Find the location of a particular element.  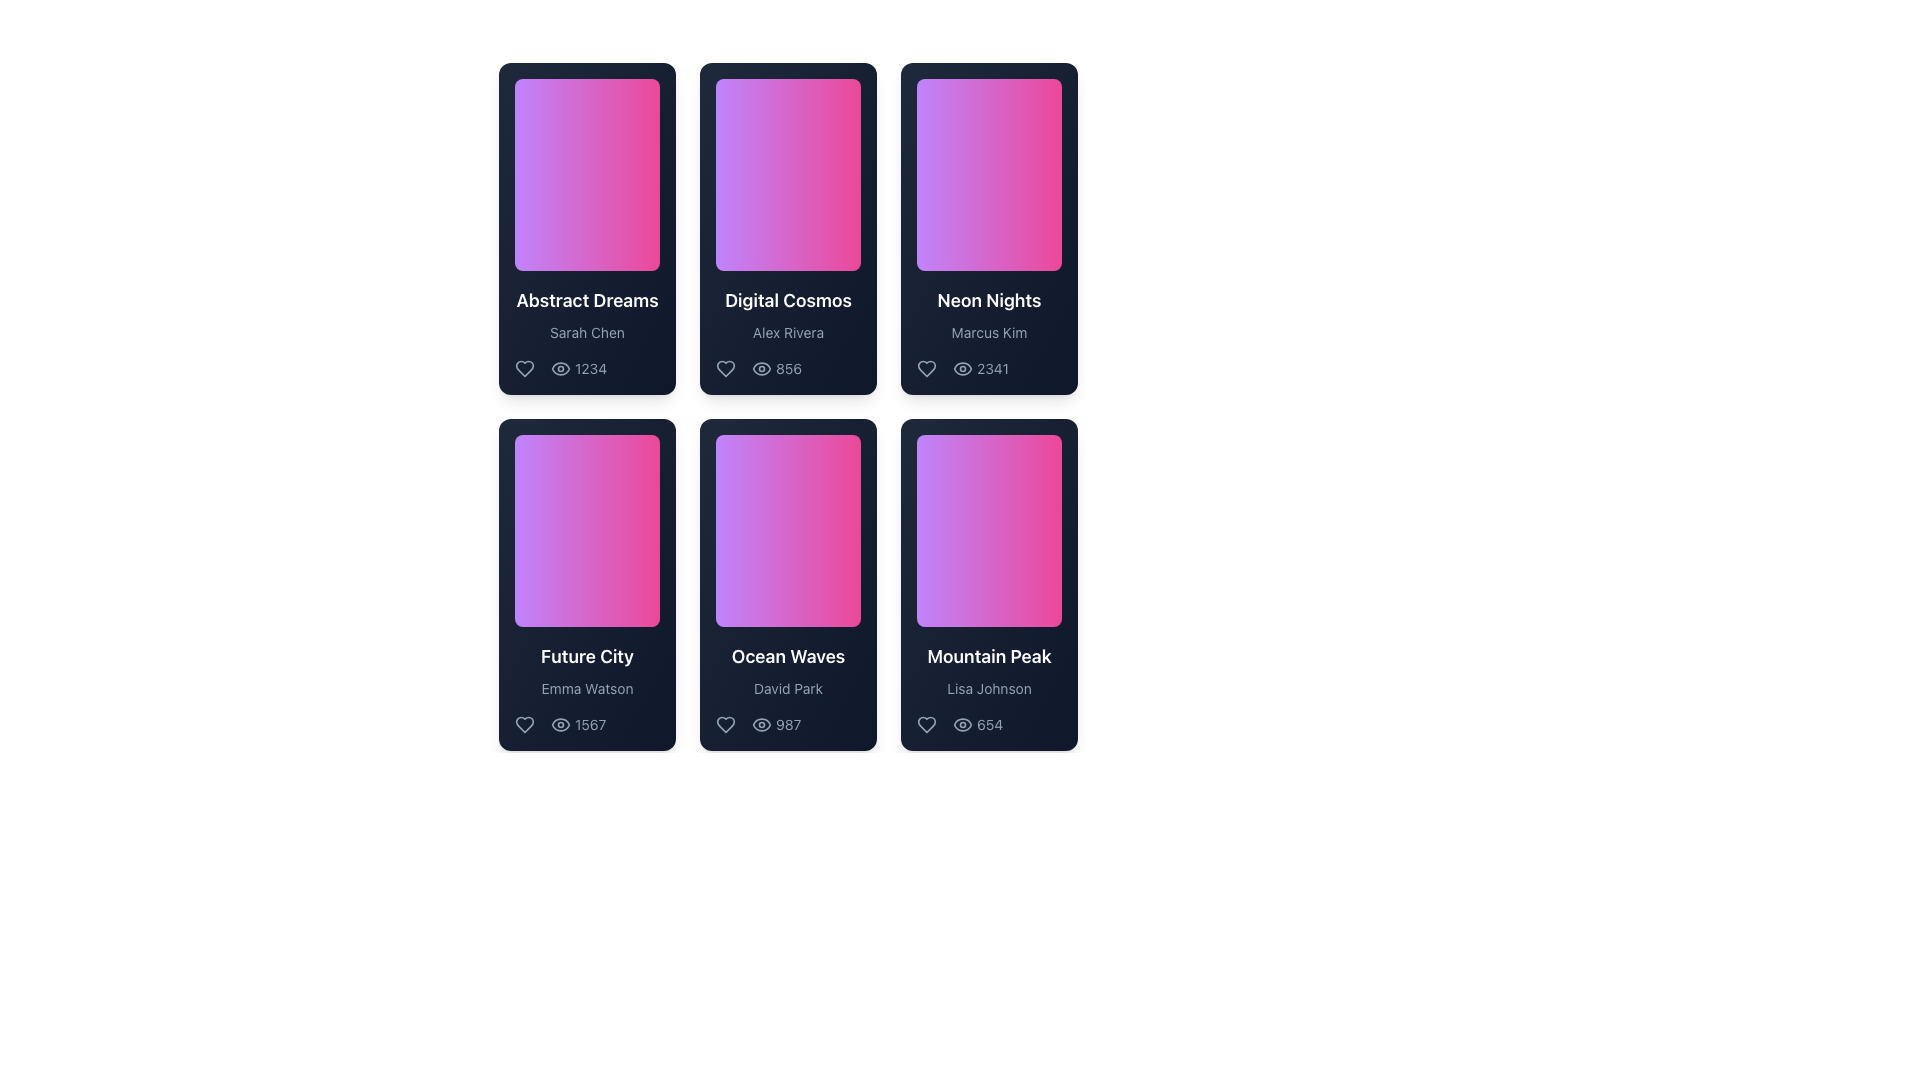

text displayed as 'Neon Nights' in bold white font located in the lower area of the third card in the first row, just above the subtitle 'Marcus Kim' is located at coordinates (989, 300).